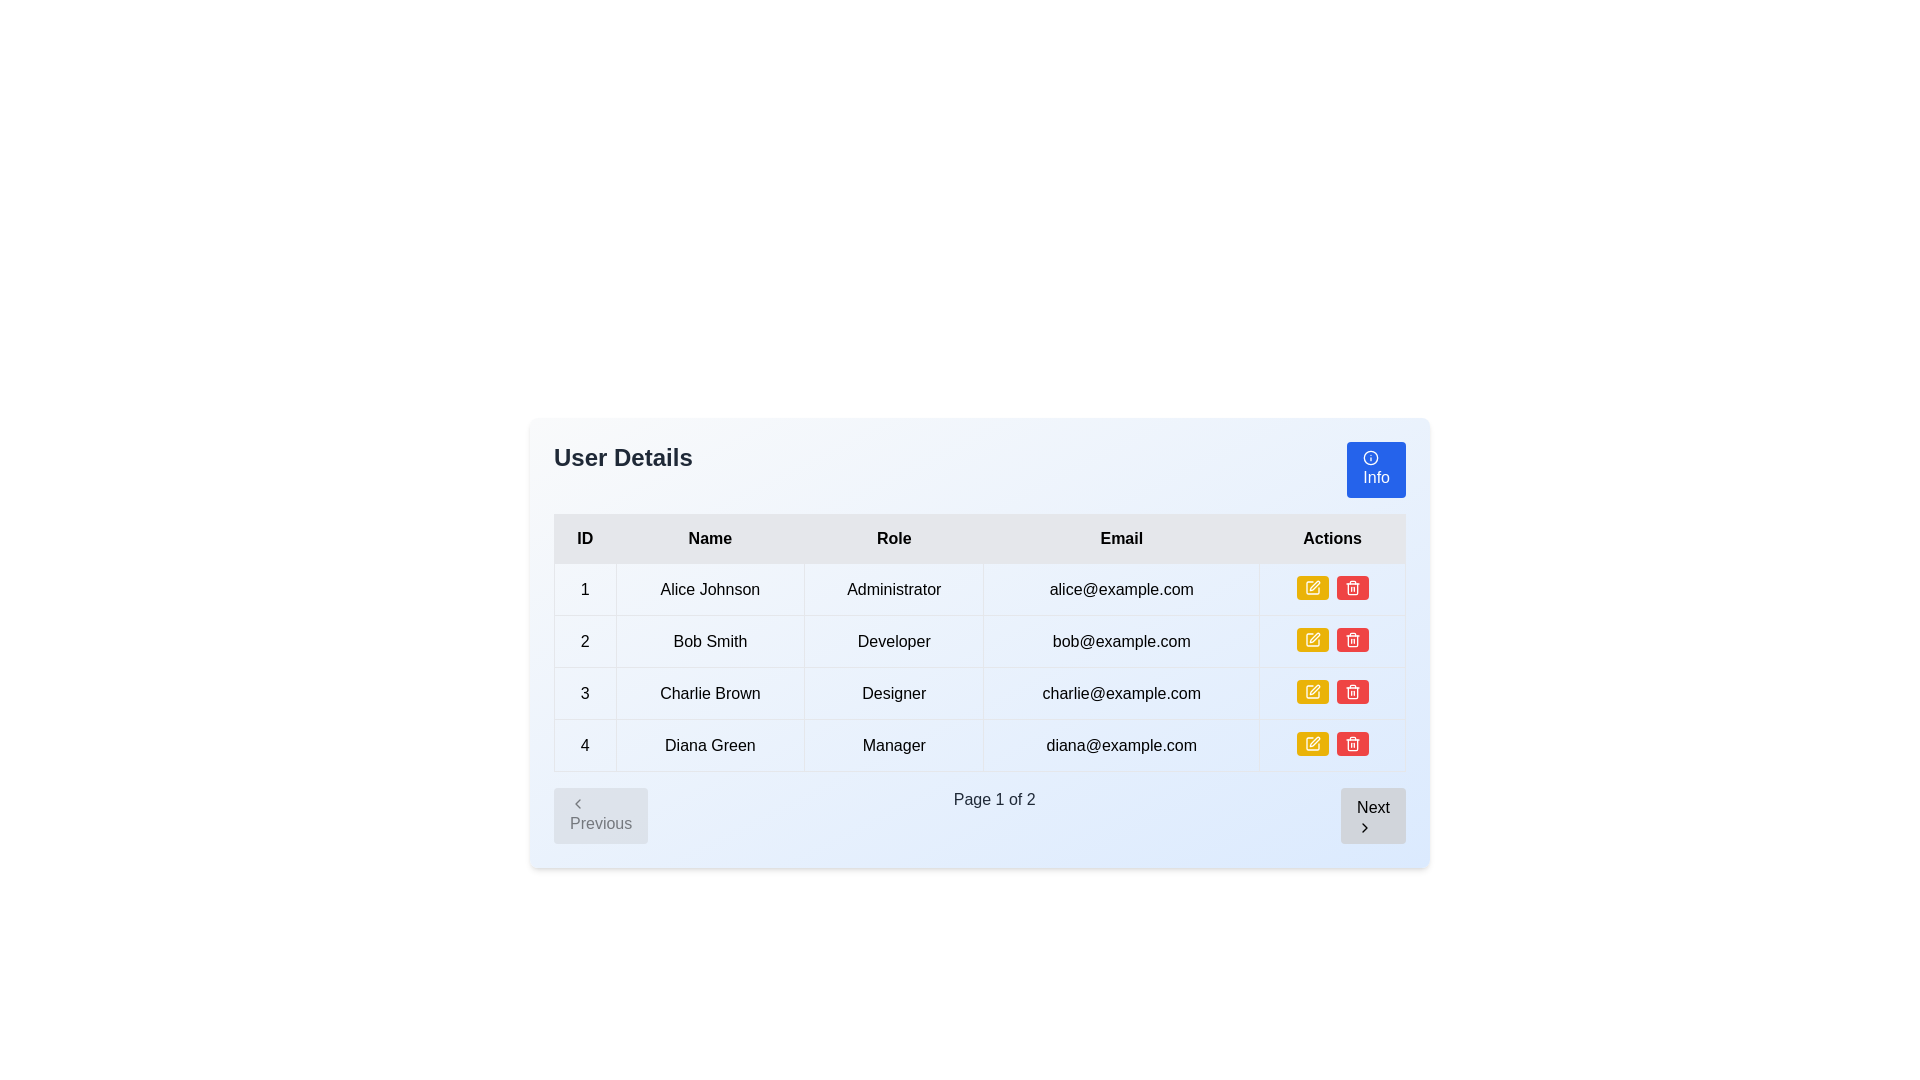 This screenshot has height=1080, width=1920. I want to click on the first icon in the third row of the 'Actions' column, which is a square outline with a diagonal line or pen-like feature inside it, so click(1312, 690).